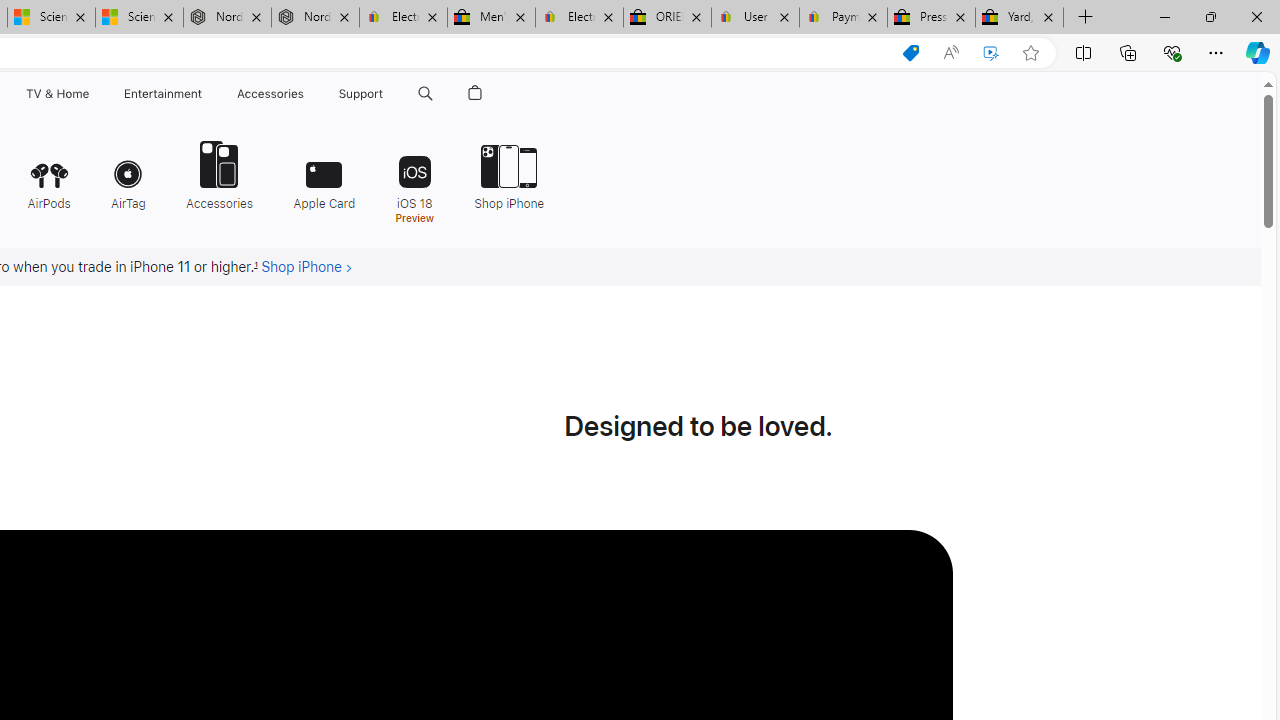 This screenshot has width=1280, height=720. I want to click on 'Enhance video', so click(991, 52).